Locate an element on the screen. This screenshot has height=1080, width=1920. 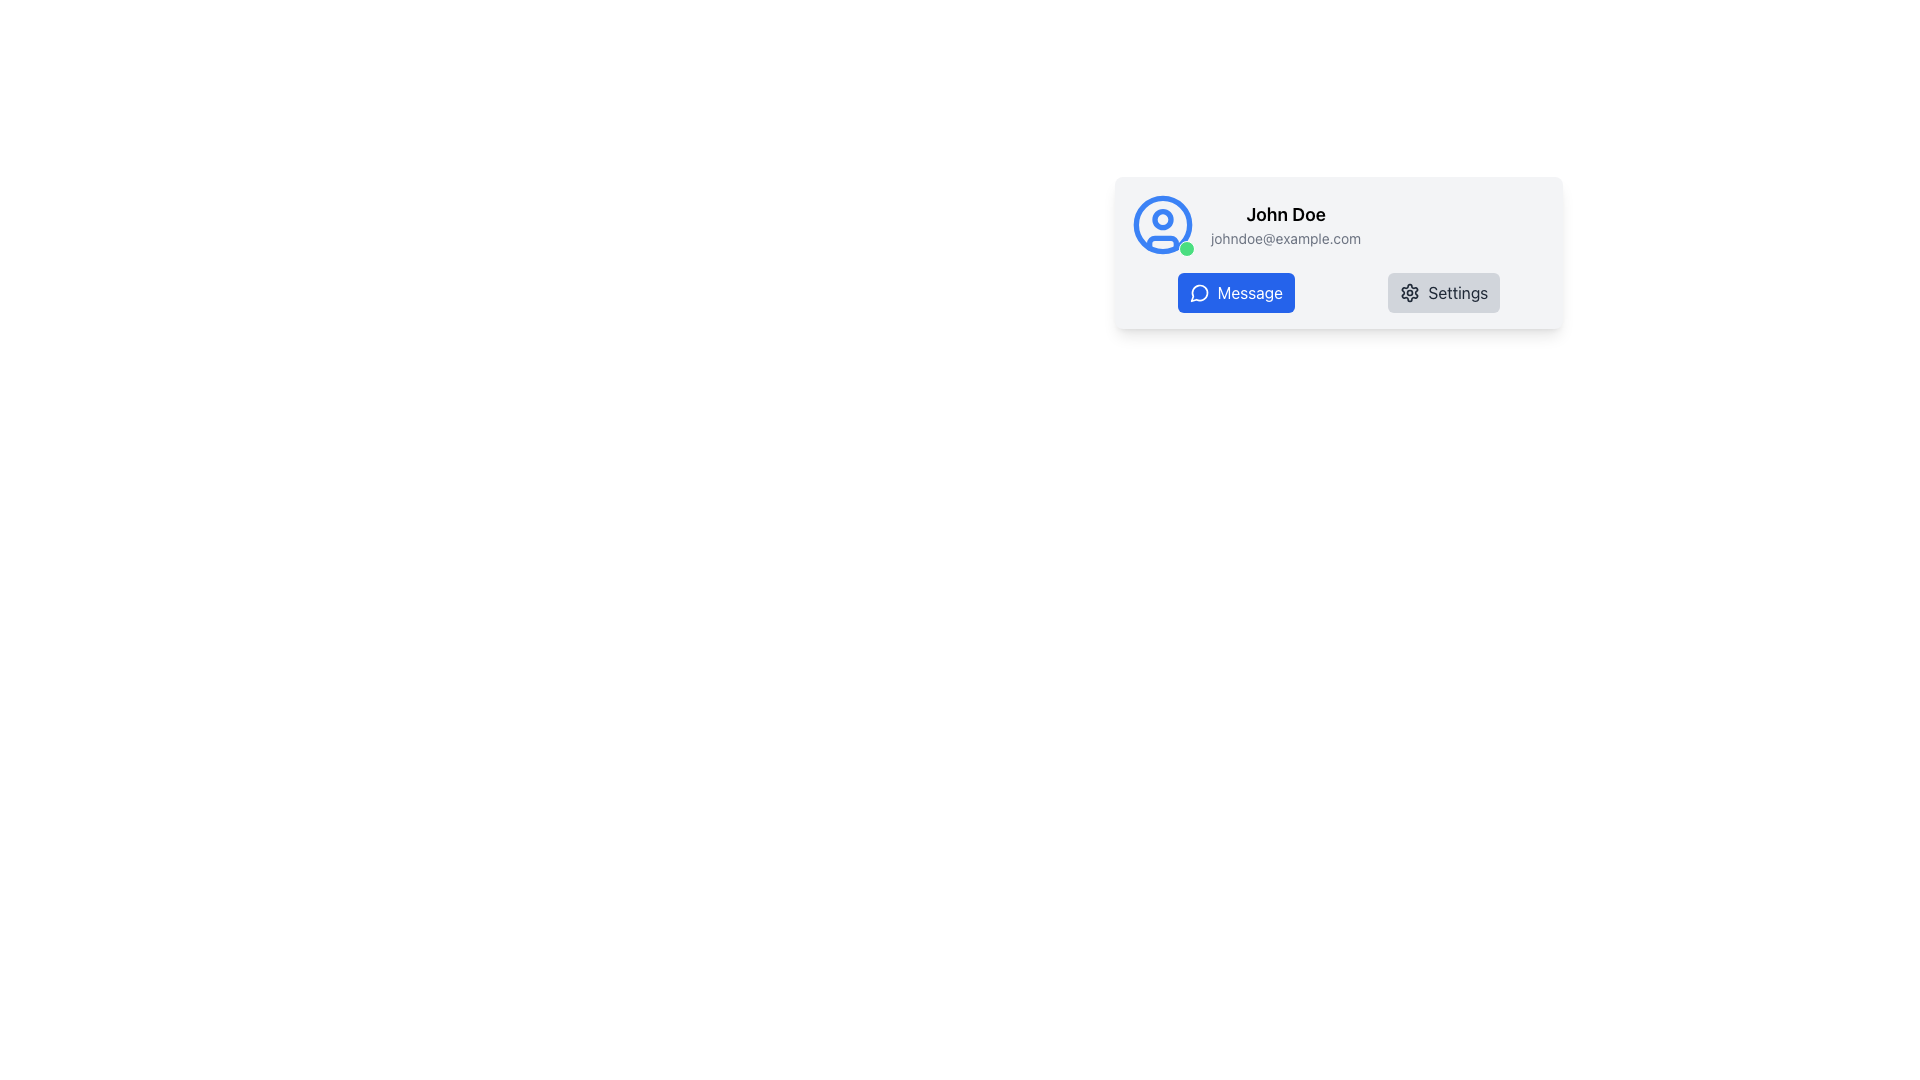
the static text display showing the user profile section with the name 'John Doe' and email 'johndoe@example.com' is located at coordinates (1339, 224).